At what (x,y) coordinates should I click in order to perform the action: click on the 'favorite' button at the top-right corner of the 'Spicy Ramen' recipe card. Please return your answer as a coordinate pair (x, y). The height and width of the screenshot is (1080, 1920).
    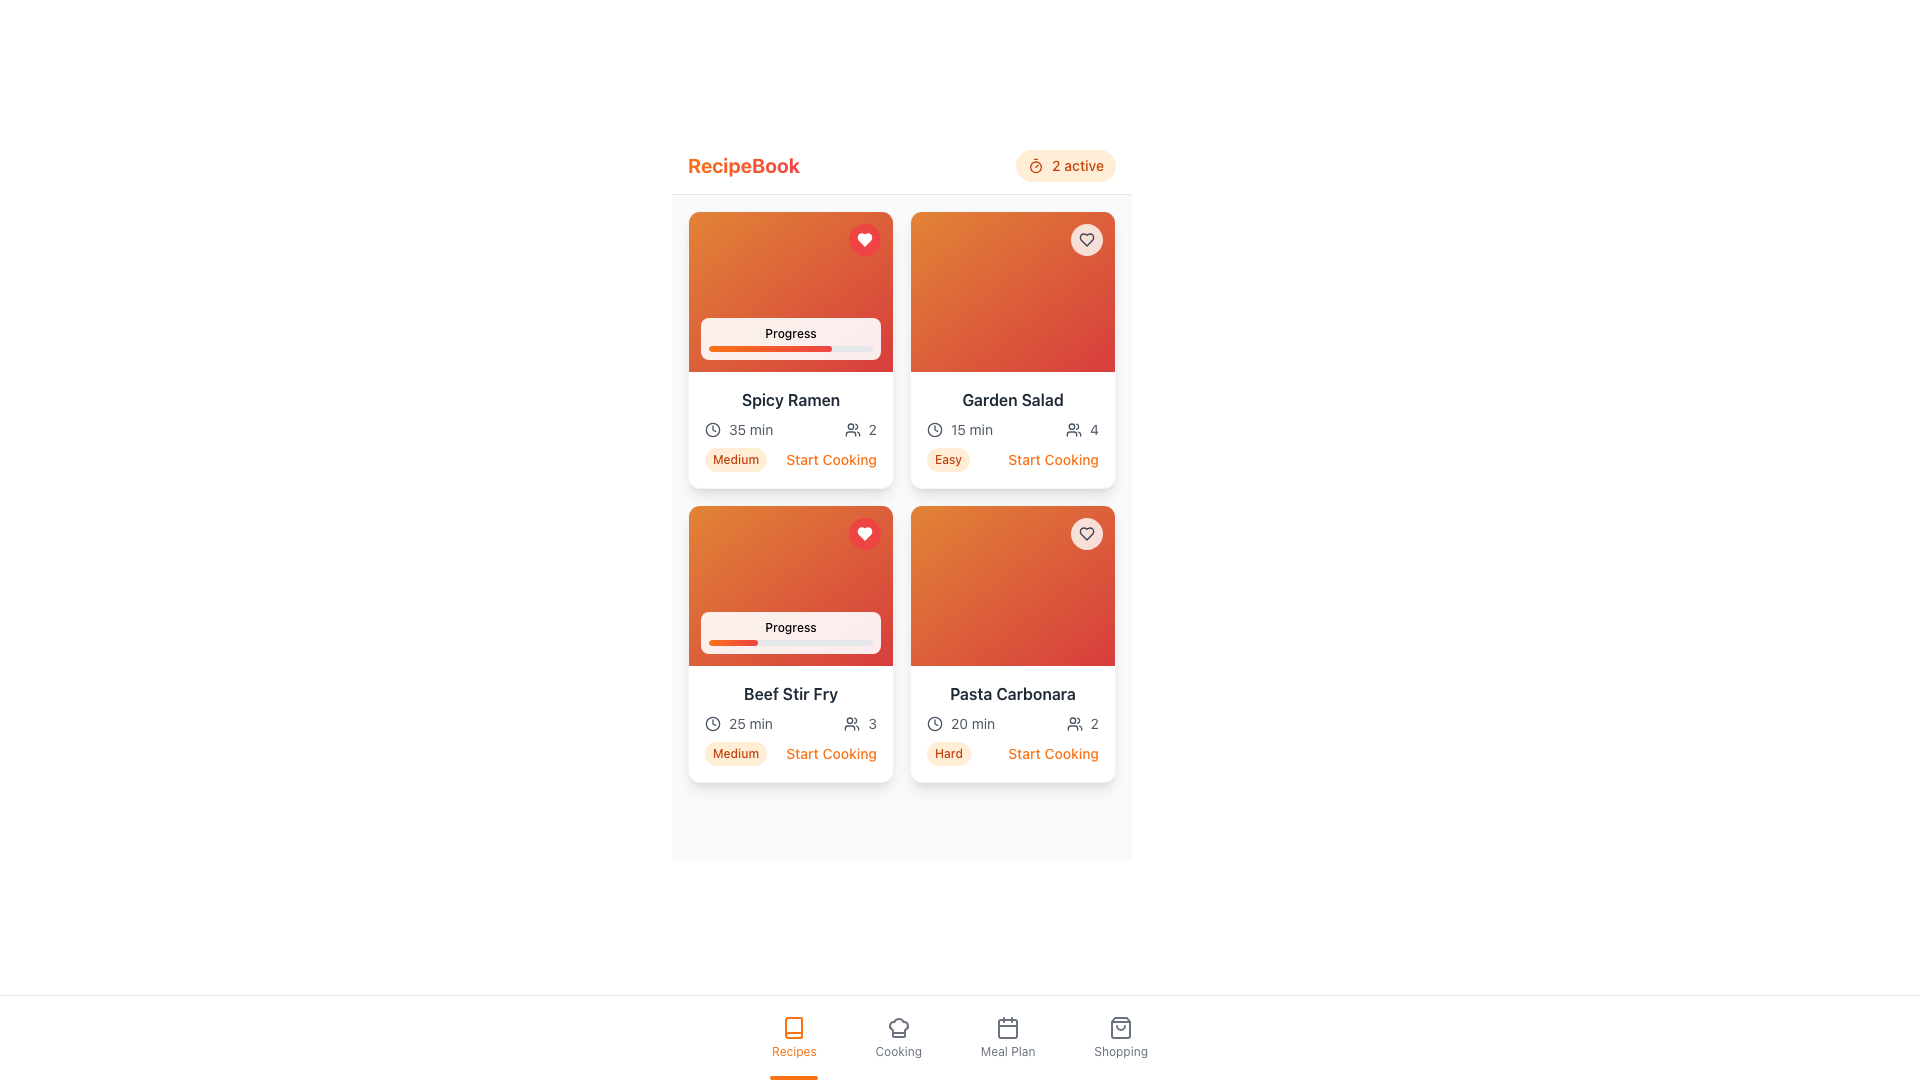
    Looking at the image, I should click on (864, 238).